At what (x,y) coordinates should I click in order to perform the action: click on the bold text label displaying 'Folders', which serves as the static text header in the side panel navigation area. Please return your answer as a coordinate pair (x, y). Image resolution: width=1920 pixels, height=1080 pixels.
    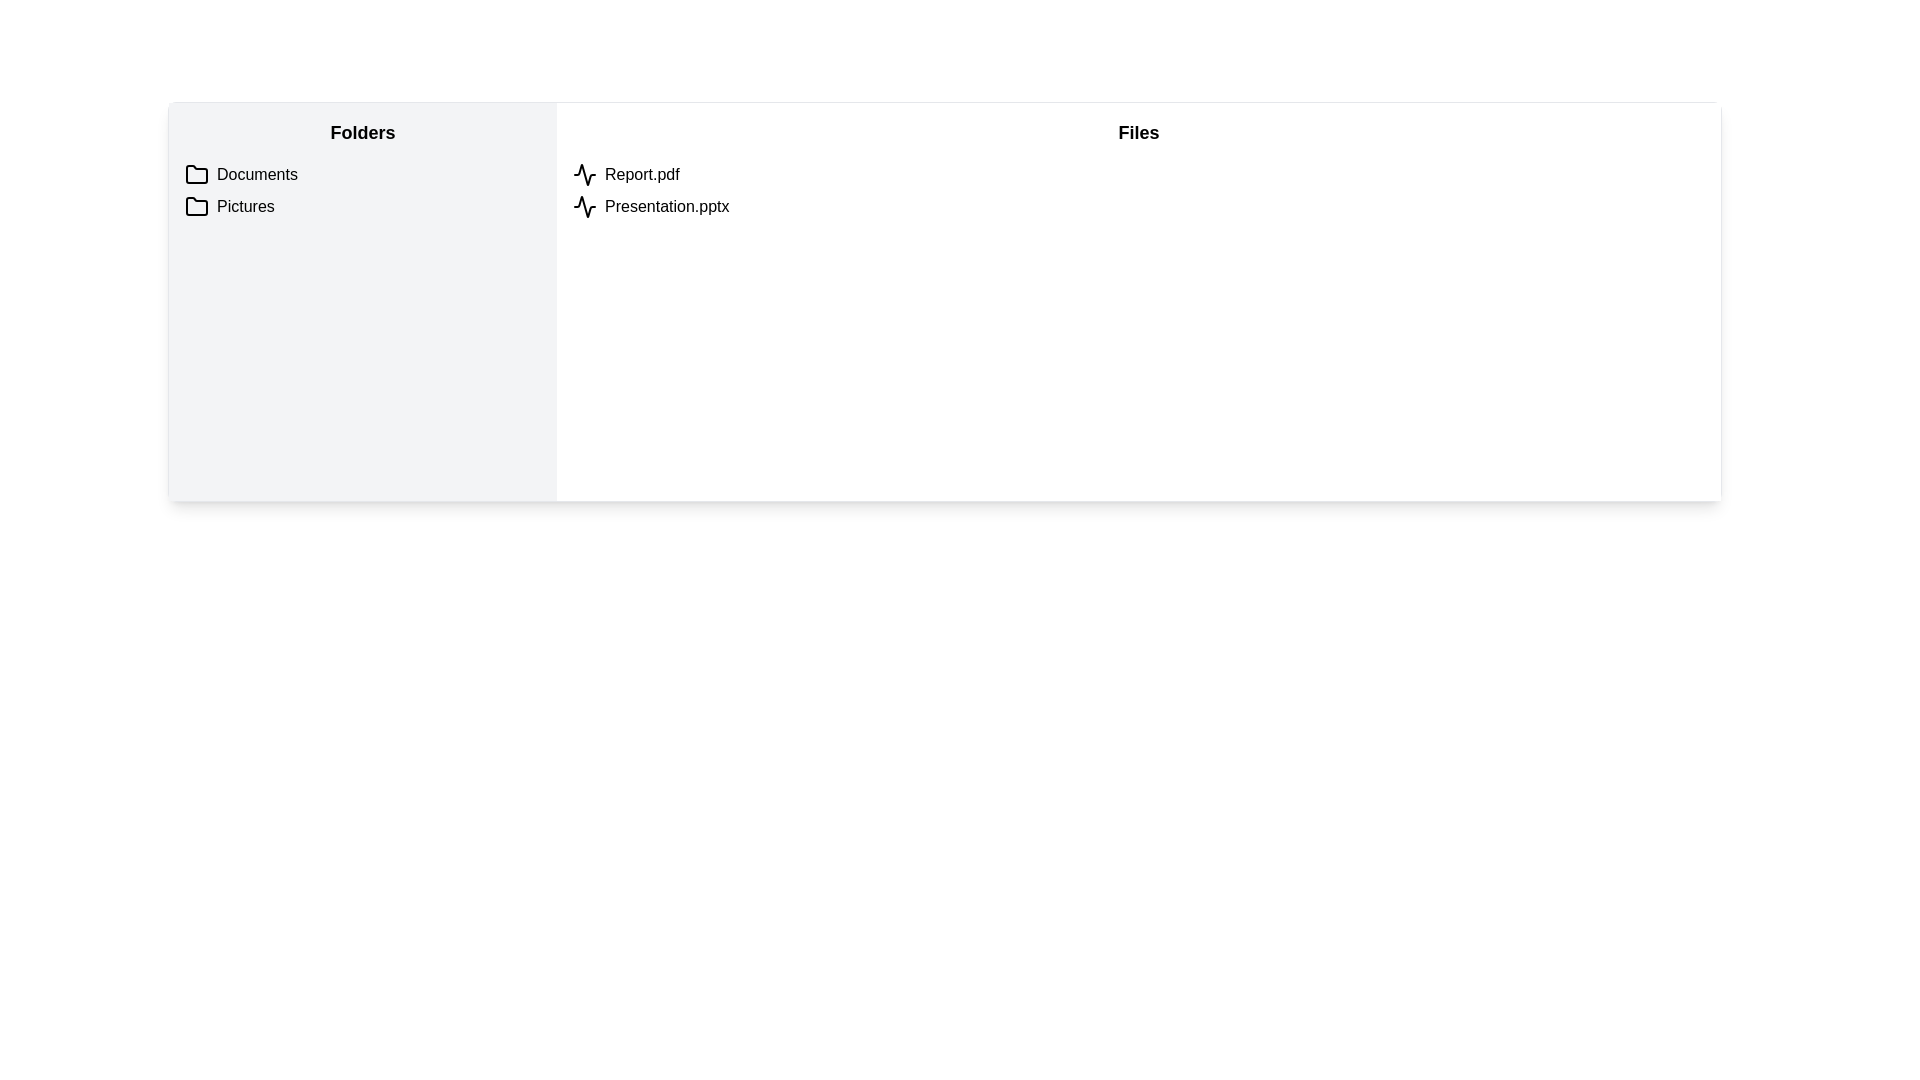
    Looking at the image, I should click on (363, 132).